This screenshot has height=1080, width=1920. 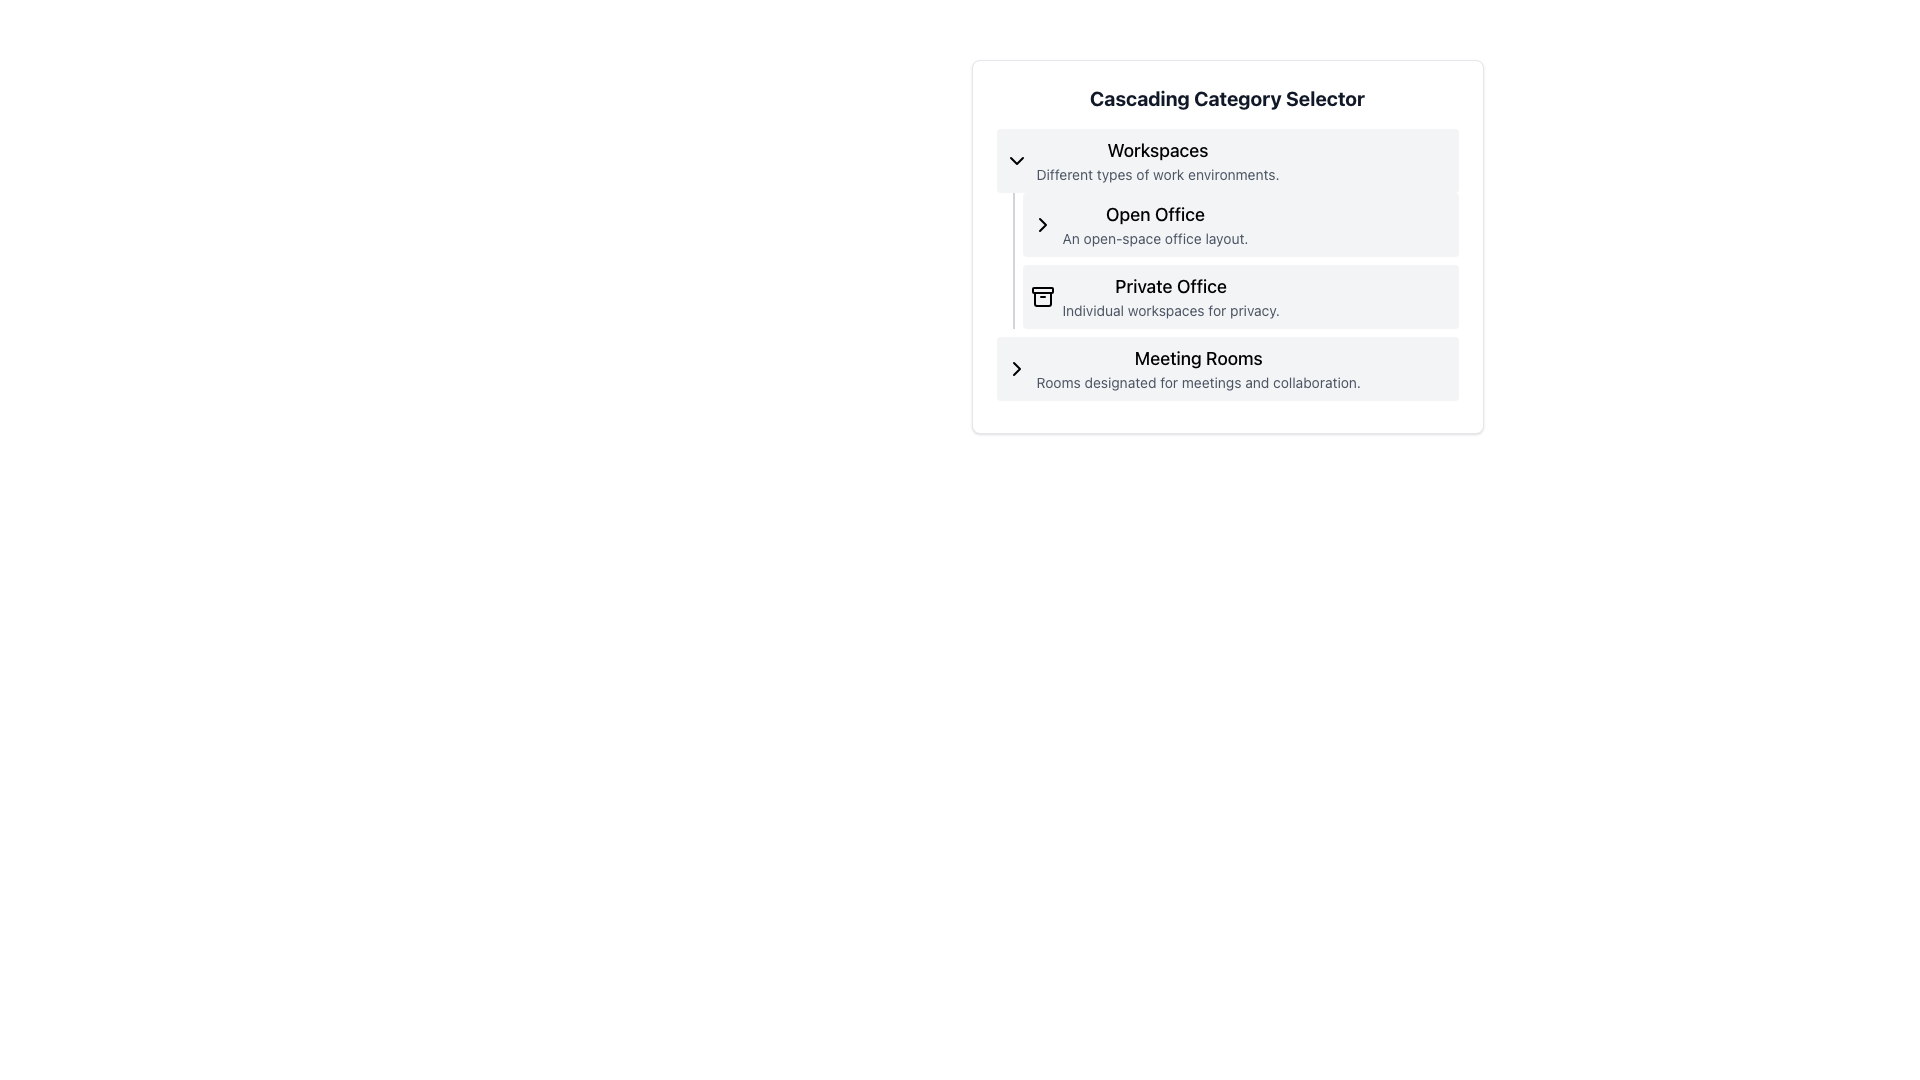 I want to click on the selectable category option labeled 'Meeting Rooms' which is the third entry in the cascading category layout, so click(x=1198, y=369).